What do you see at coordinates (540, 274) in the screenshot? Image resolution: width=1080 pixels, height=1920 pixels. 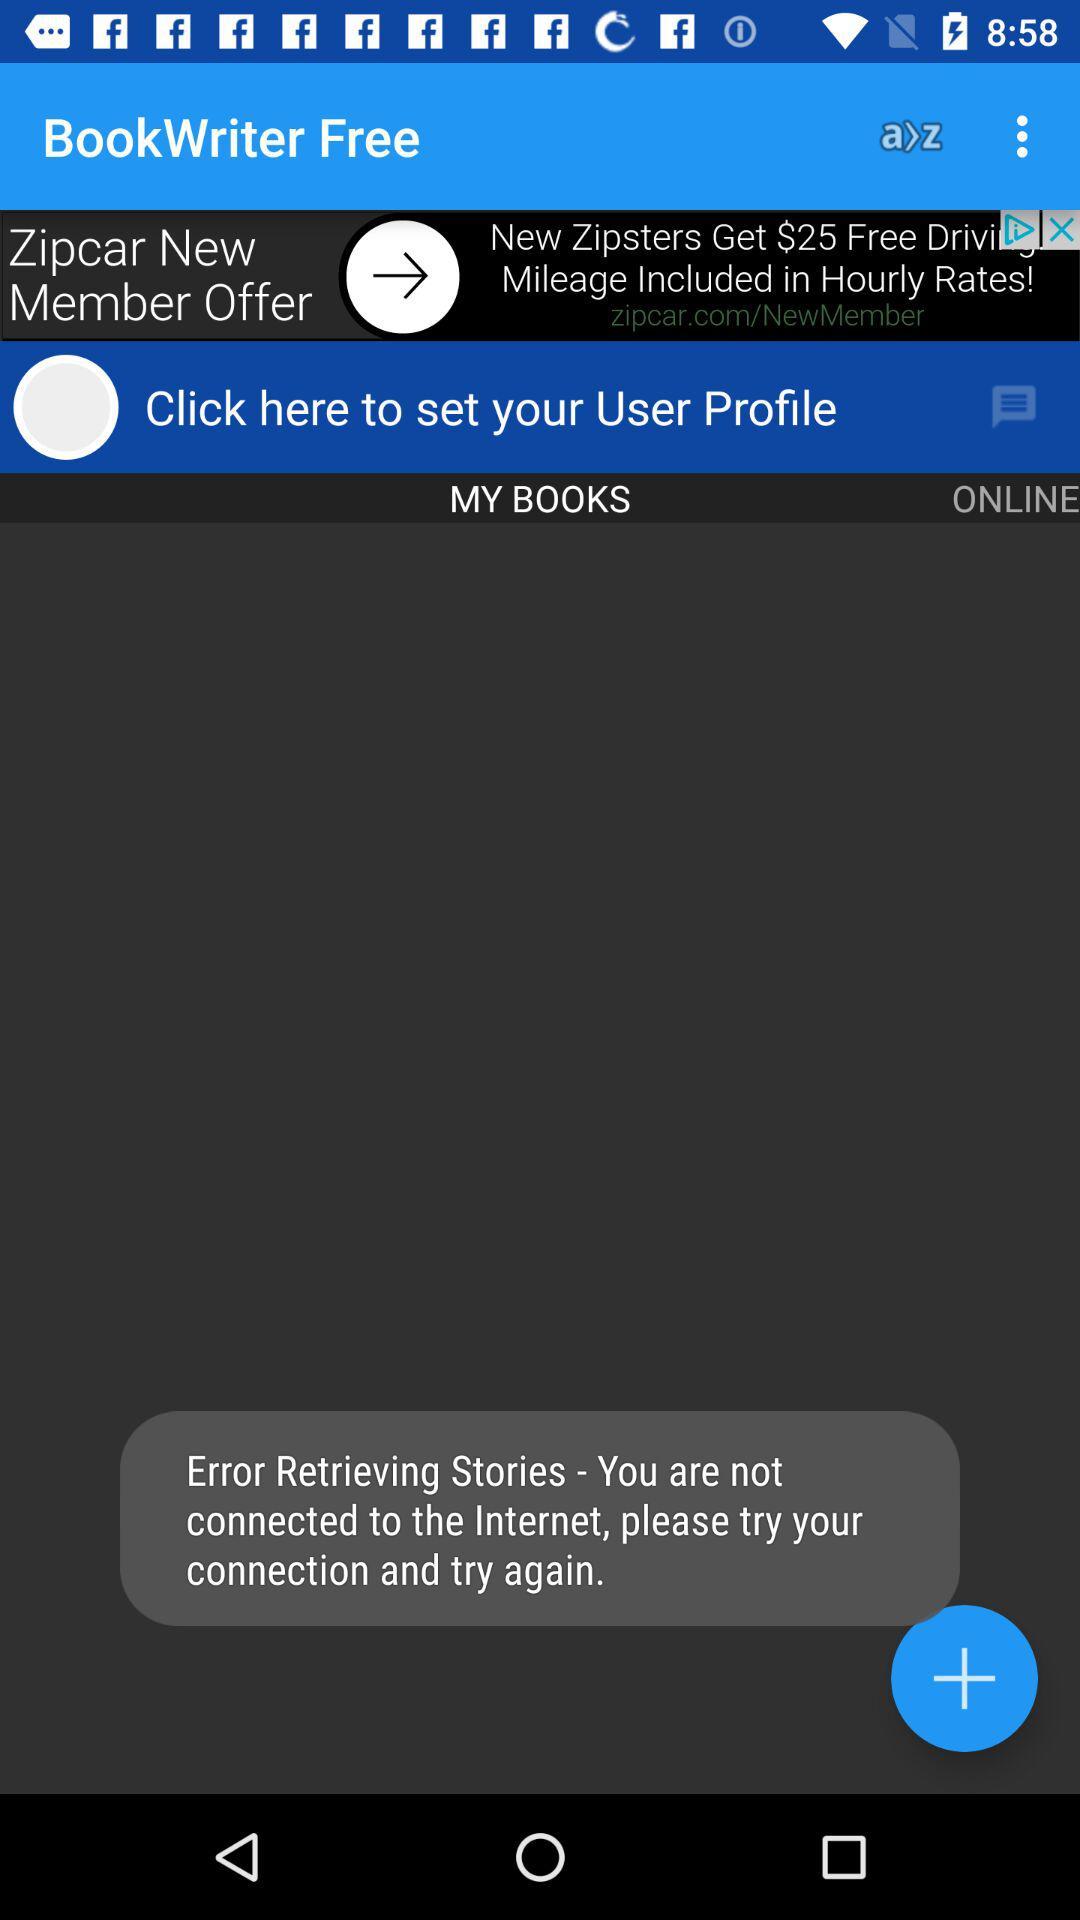 I see `app advertisement` at bounding box center [540, 274].